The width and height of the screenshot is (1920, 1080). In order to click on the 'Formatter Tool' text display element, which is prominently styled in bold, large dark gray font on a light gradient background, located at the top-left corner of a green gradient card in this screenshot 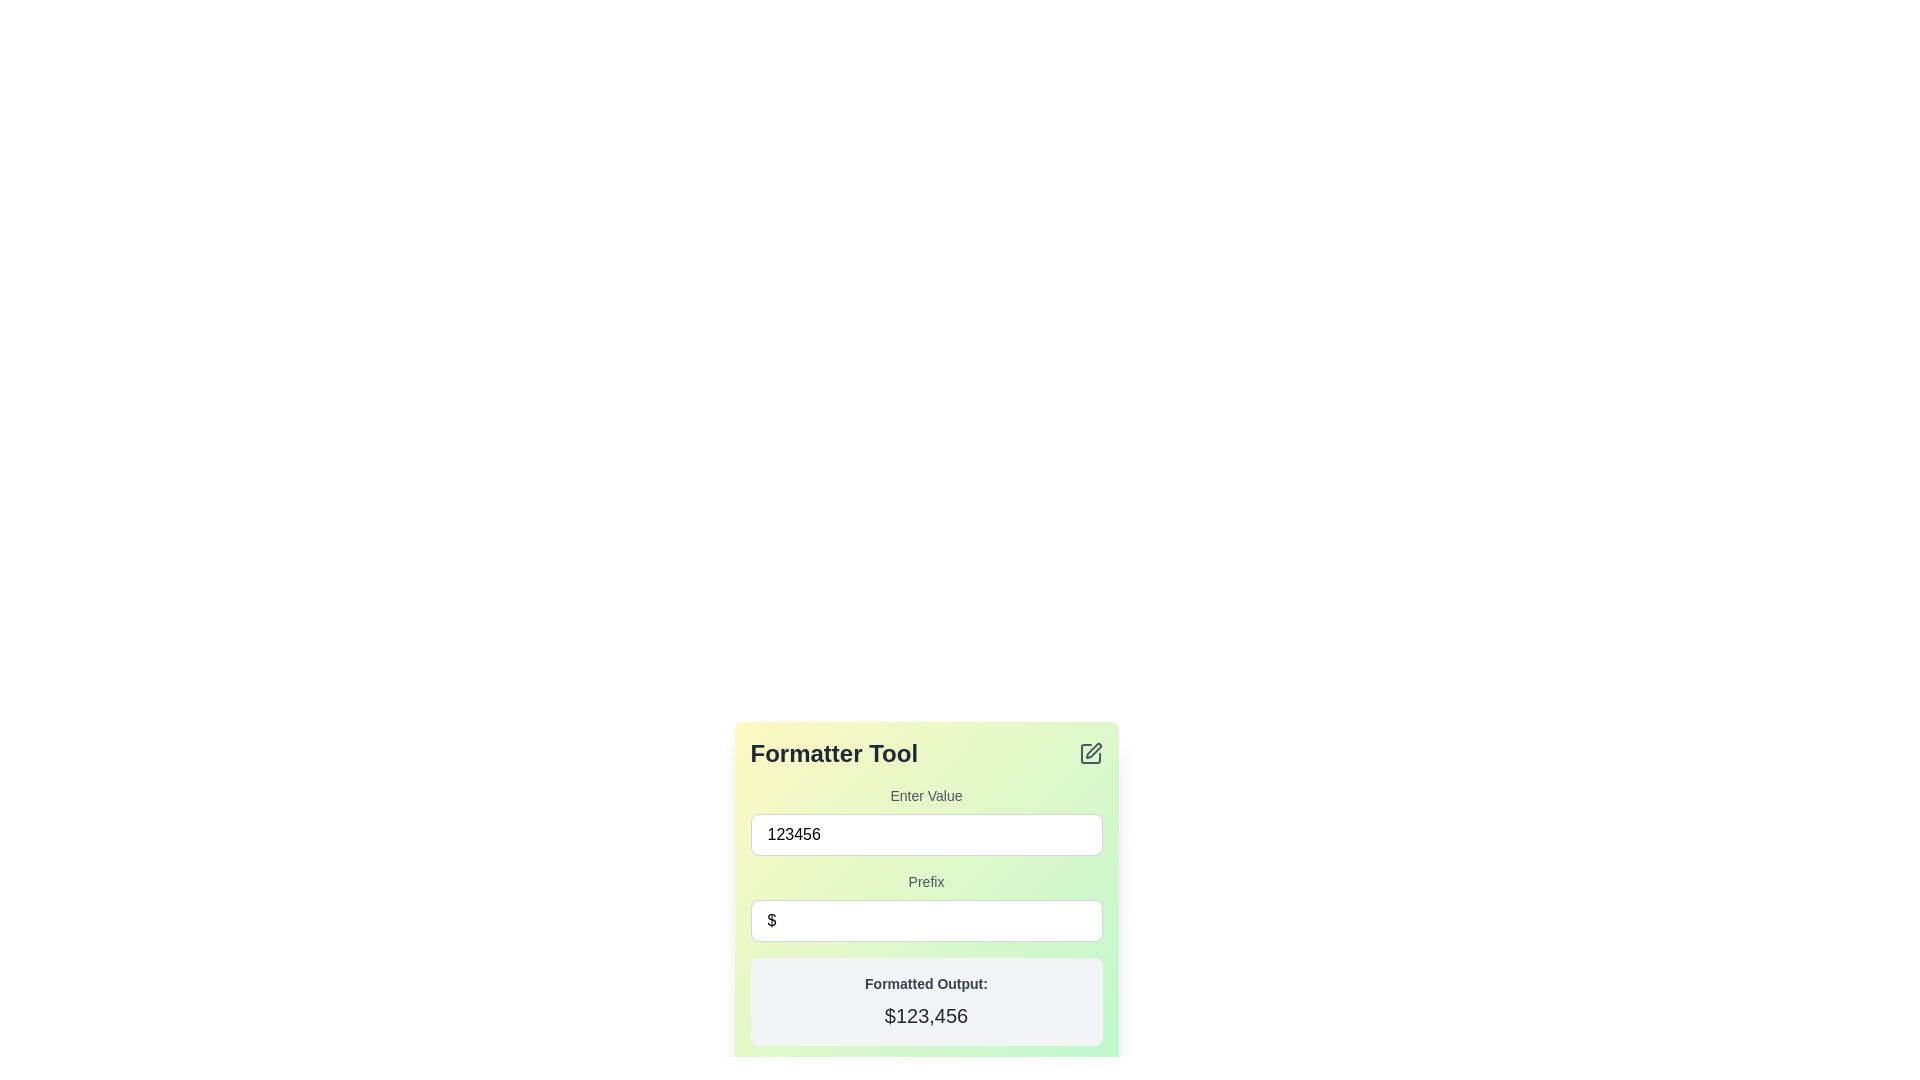, I will do `click(834, 753)`.